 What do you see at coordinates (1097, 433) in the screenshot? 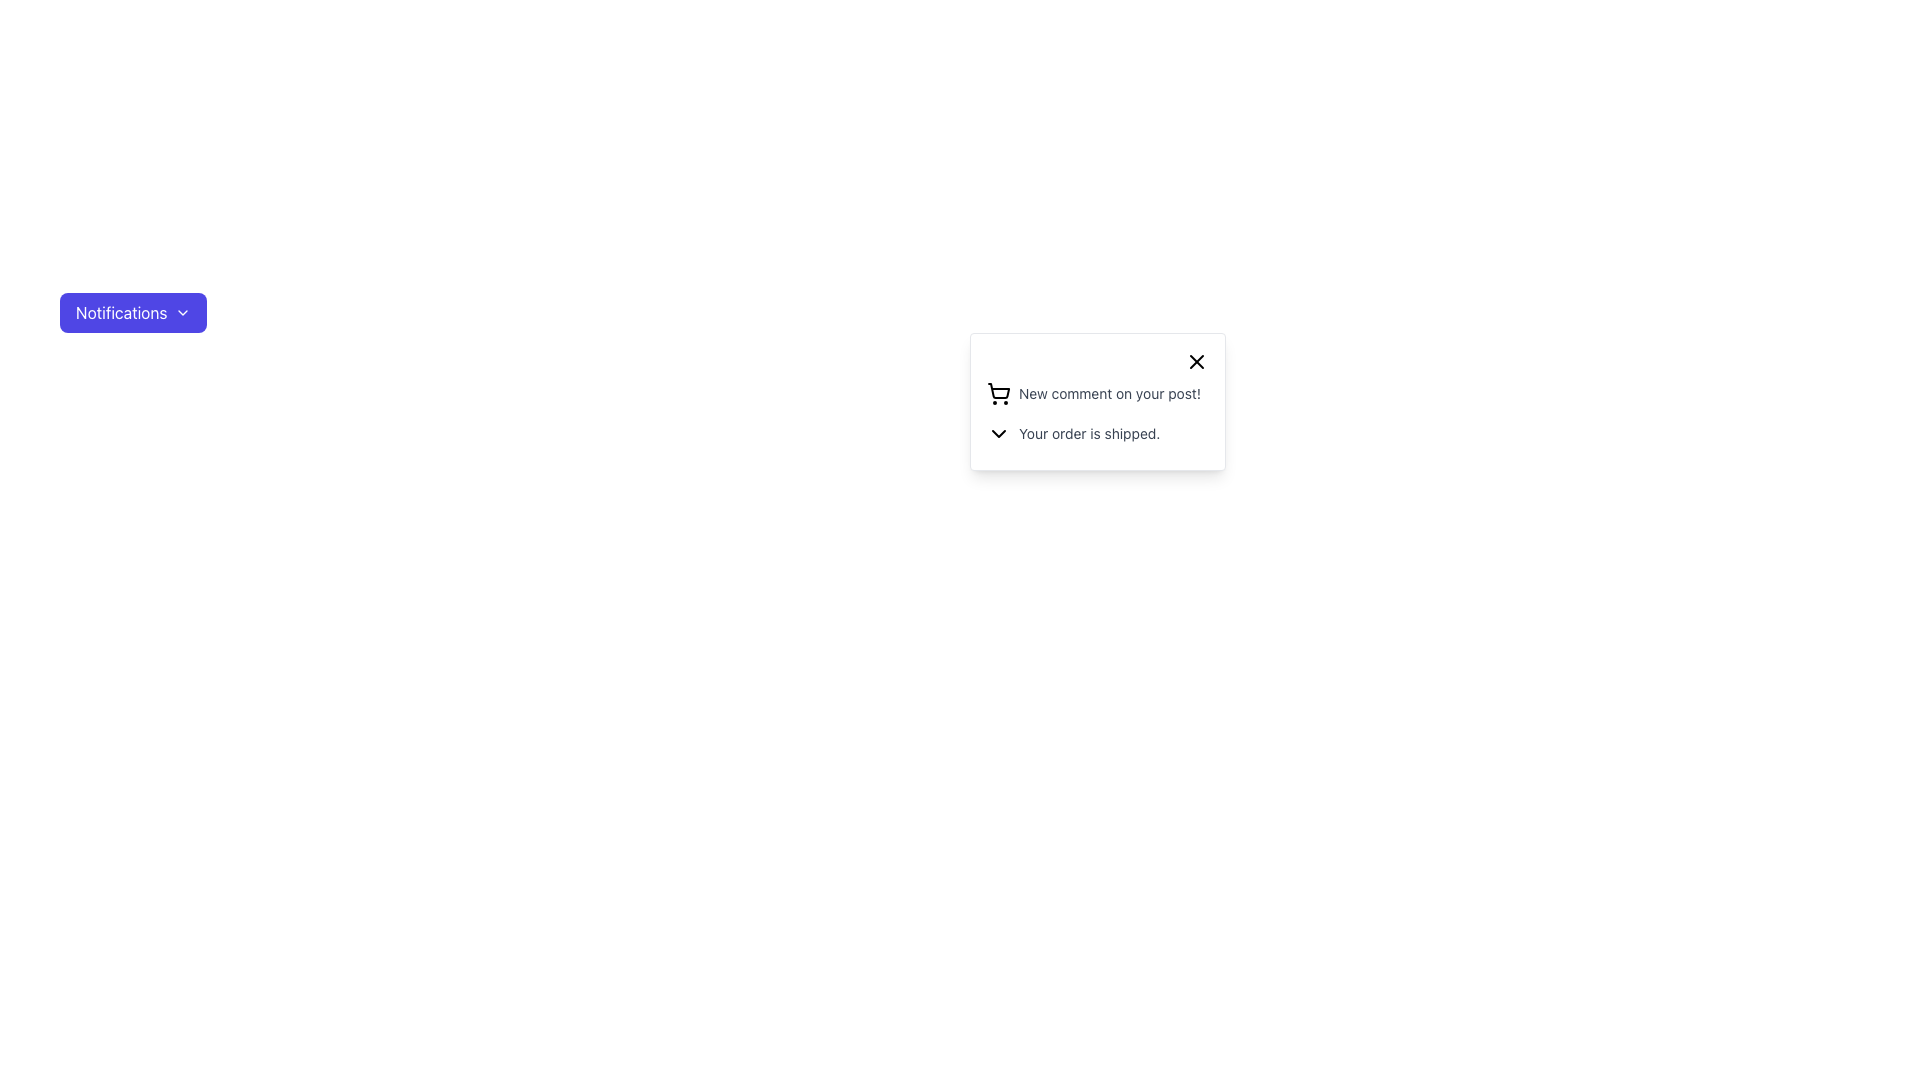
I see `the downward-facing chevron icon on the second notification entry that contains the text 'Your order is shipped.'` at bounding box center [1097, 433].